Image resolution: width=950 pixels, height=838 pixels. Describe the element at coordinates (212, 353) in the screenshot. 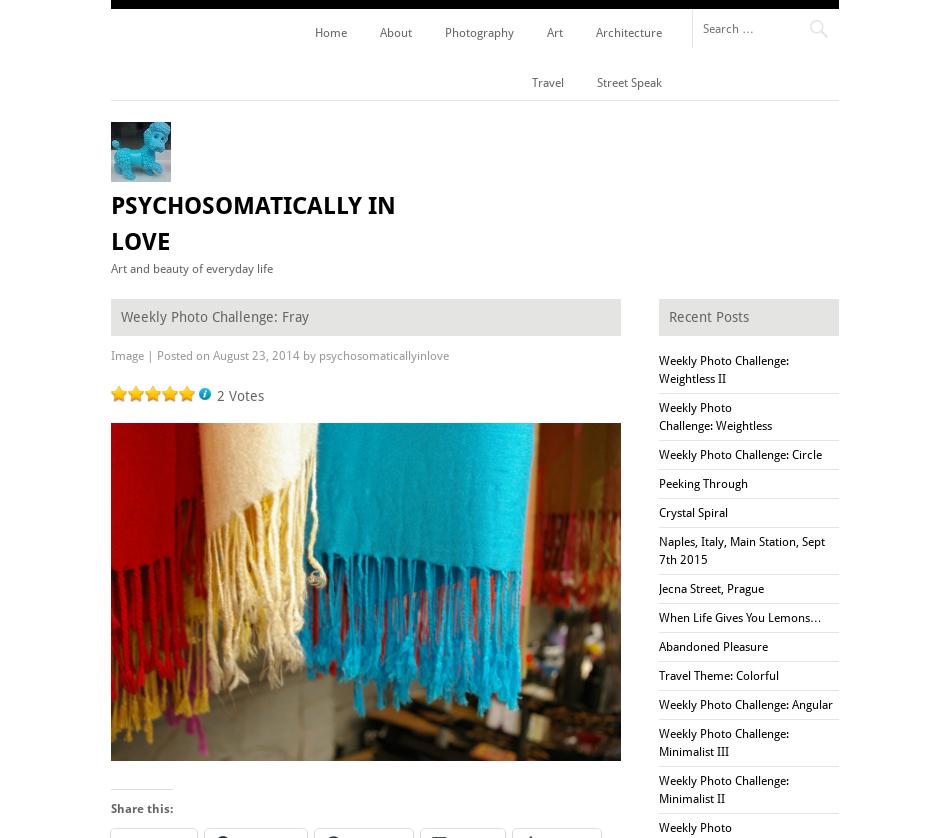

I see `'August 23, 2014'` at that location.